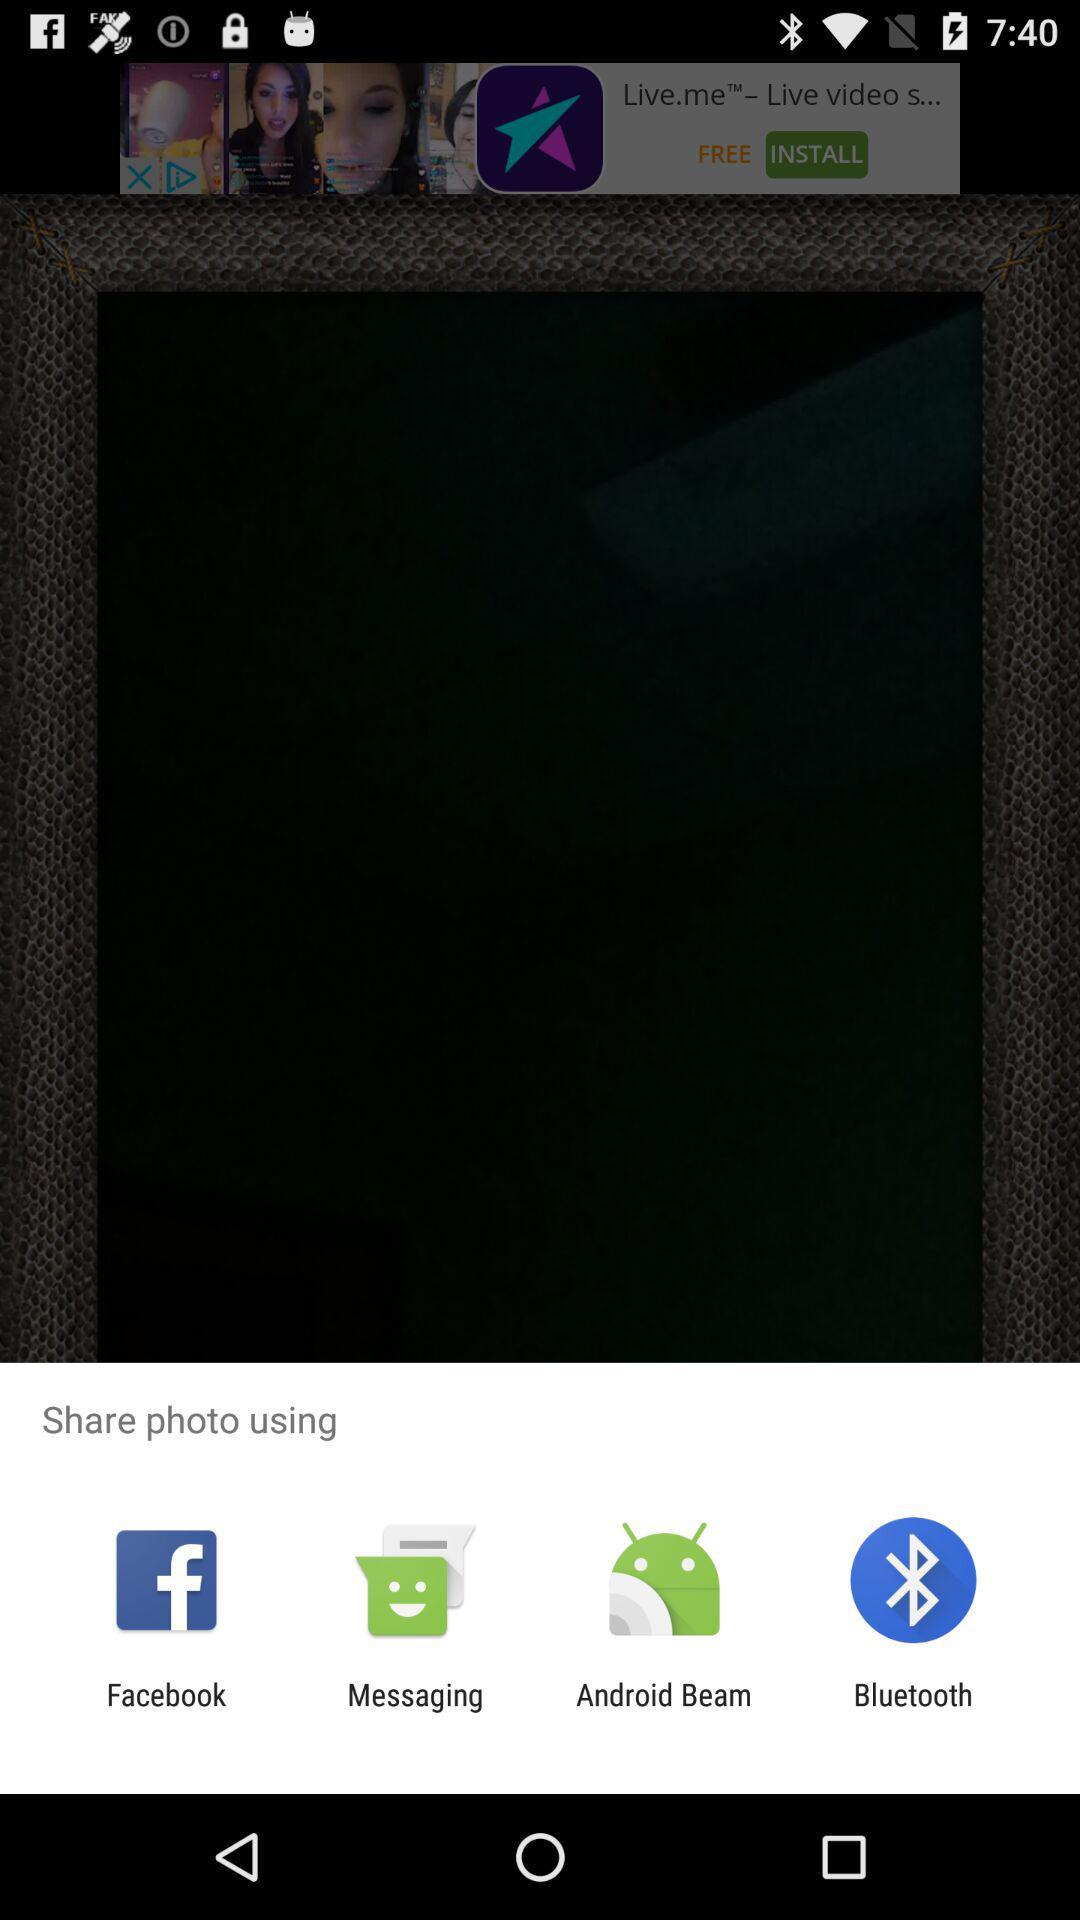 The height and width of the screenshot is (1920, 1080). What do you see at coordinates (165, 1711) in the screenshot?
I see `the item to the left of messaging icon` at bounding box center [165, 1711].